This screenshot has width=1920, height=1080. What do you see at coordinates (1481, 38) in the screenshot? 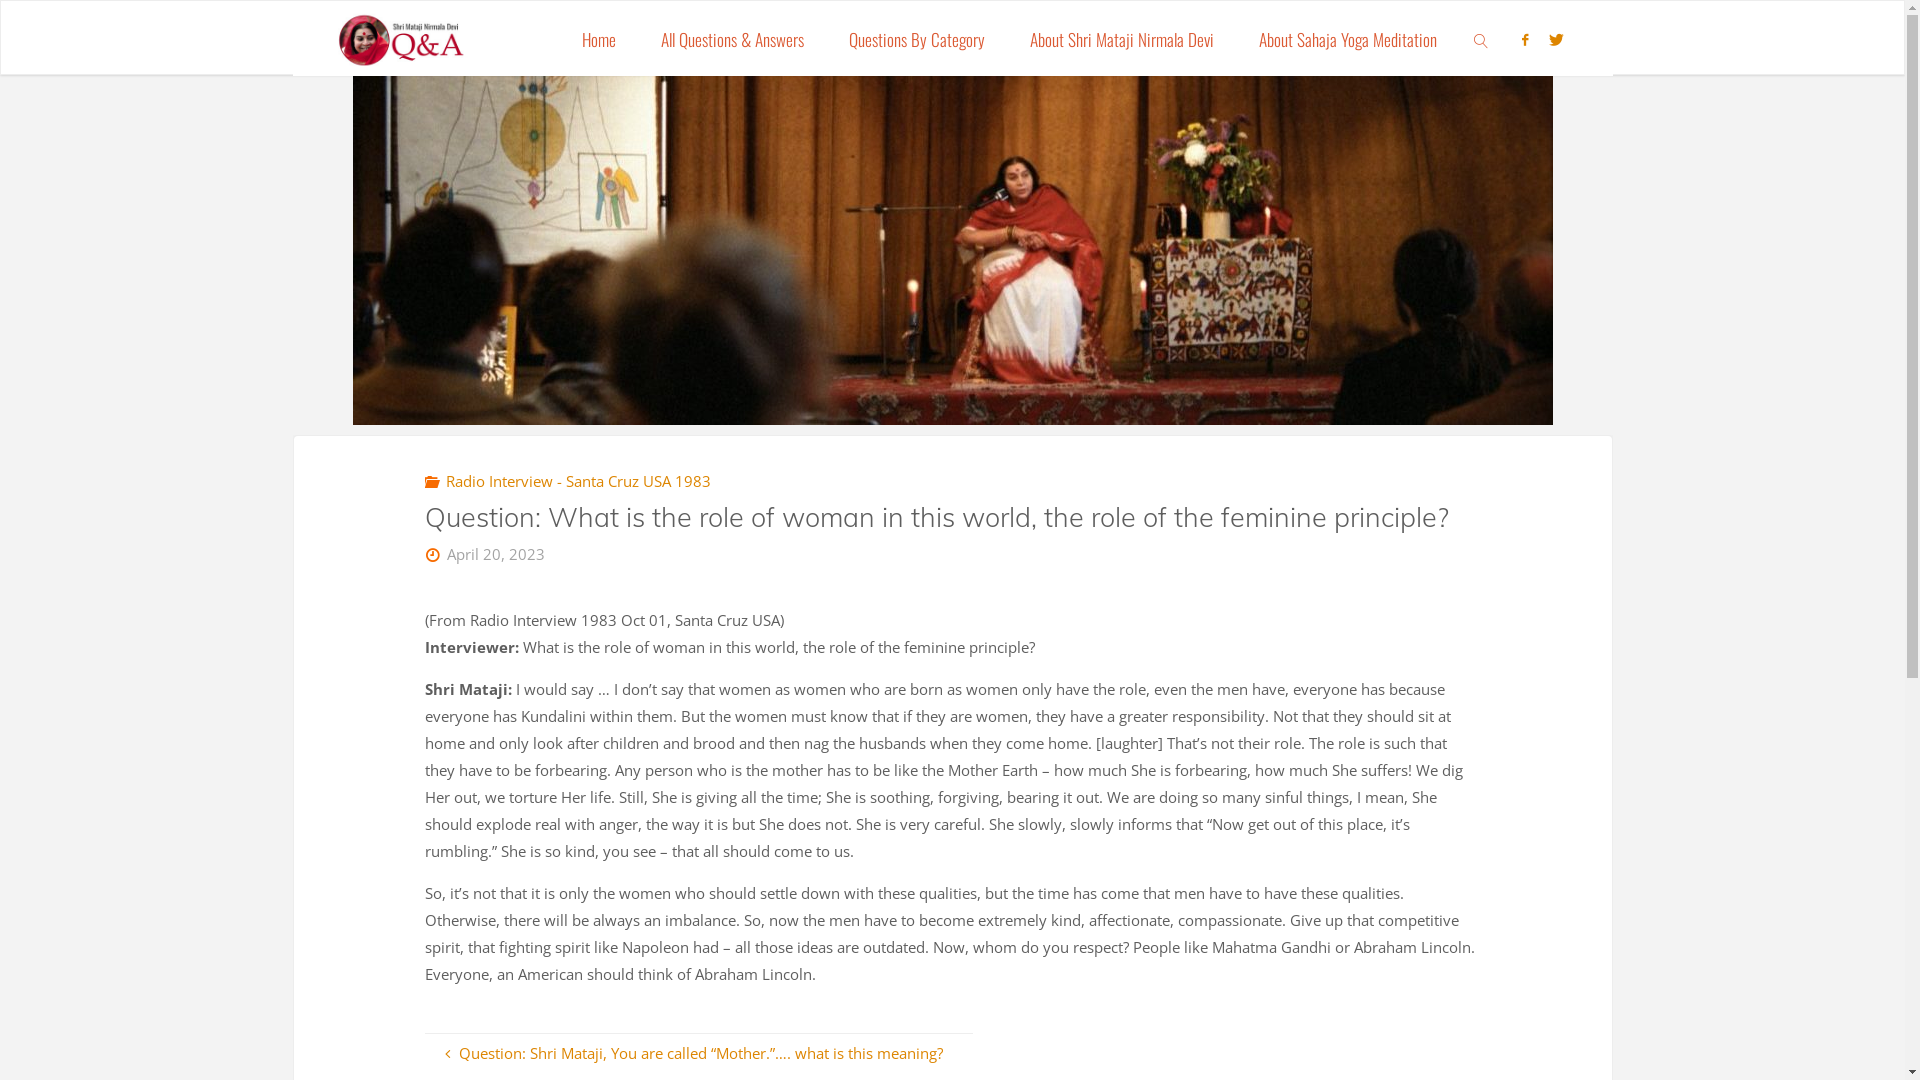
I see `'Search'` at bounding box center [1481, 38].